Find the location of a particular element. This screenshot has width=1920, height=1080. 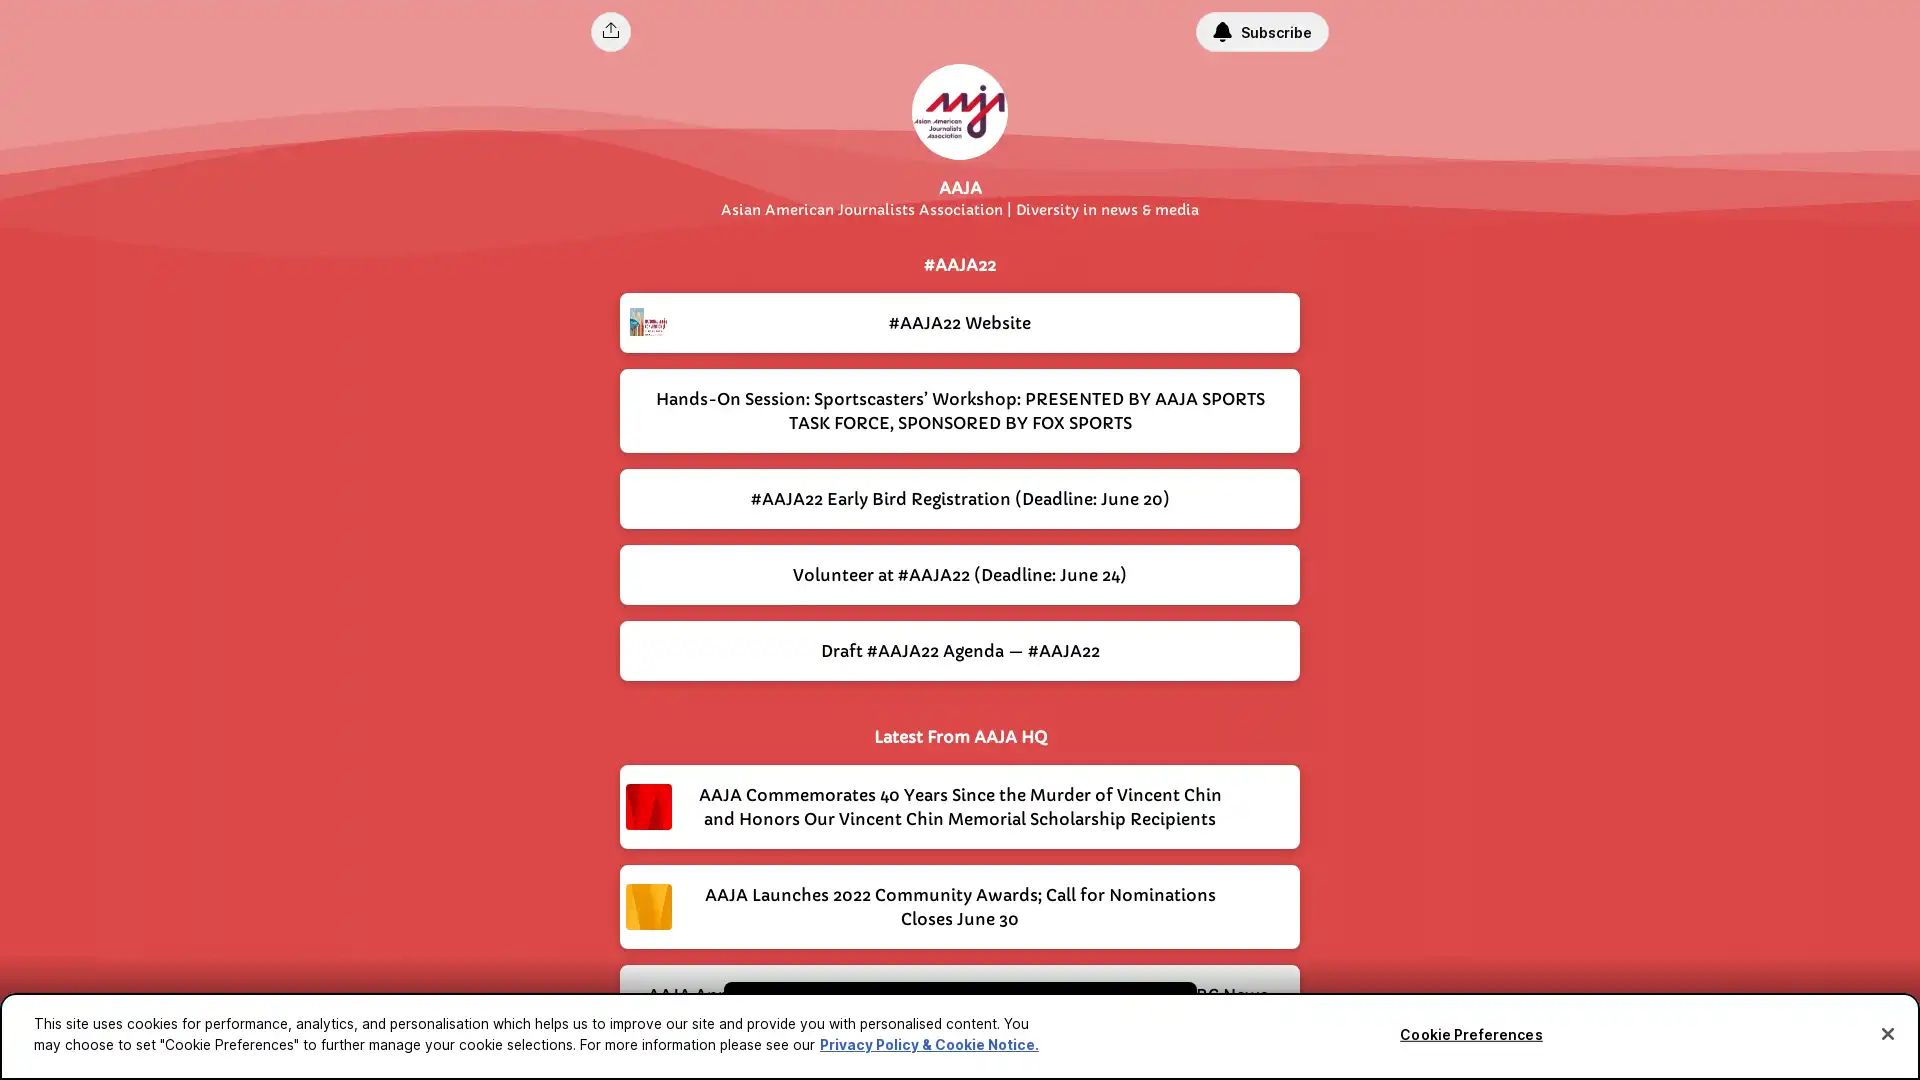

Close is located at coordinates (1886, 1033).